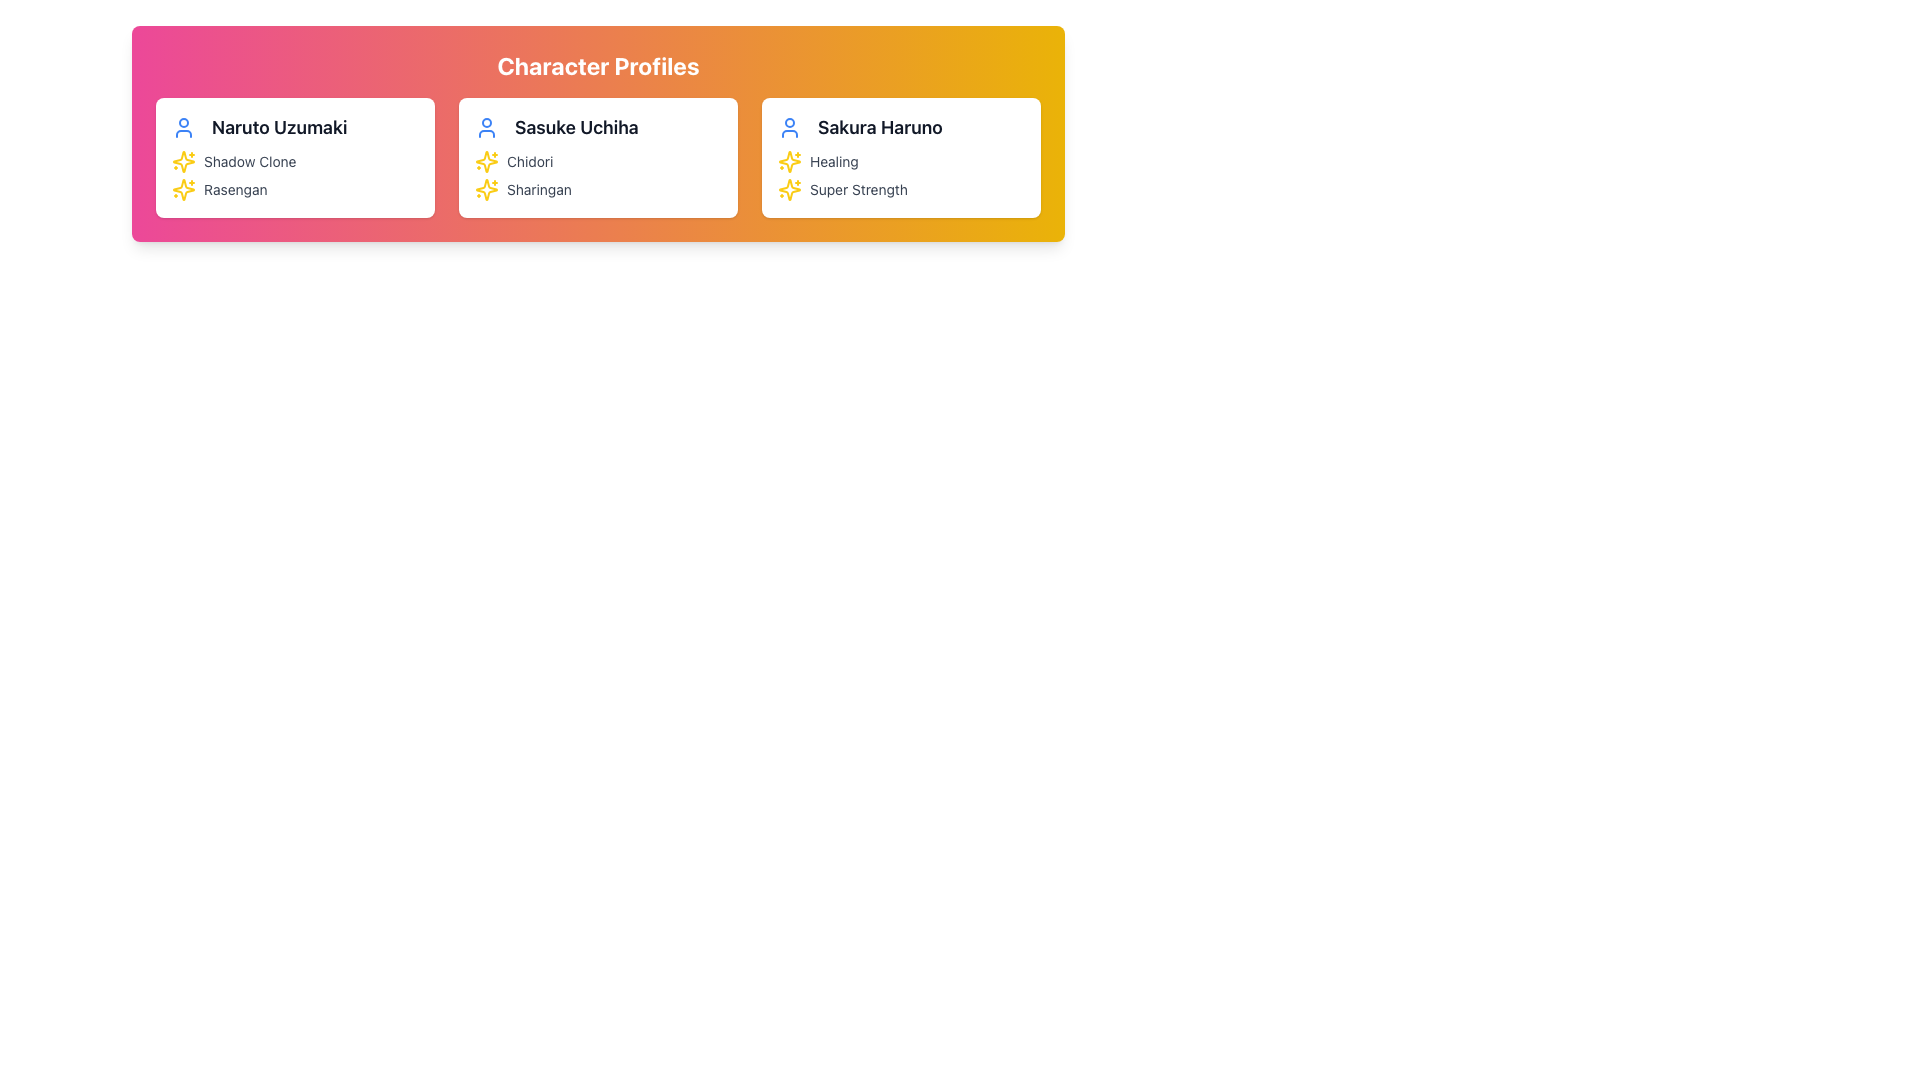 The image size is (1920, 1080). What do you see at coordinates (789, 127) in the screenshot?
I see `the SVG icon representing the profile of 'Sakura Haruno', located at the top left of the profile card above the name` at bounding box center [789, 127].